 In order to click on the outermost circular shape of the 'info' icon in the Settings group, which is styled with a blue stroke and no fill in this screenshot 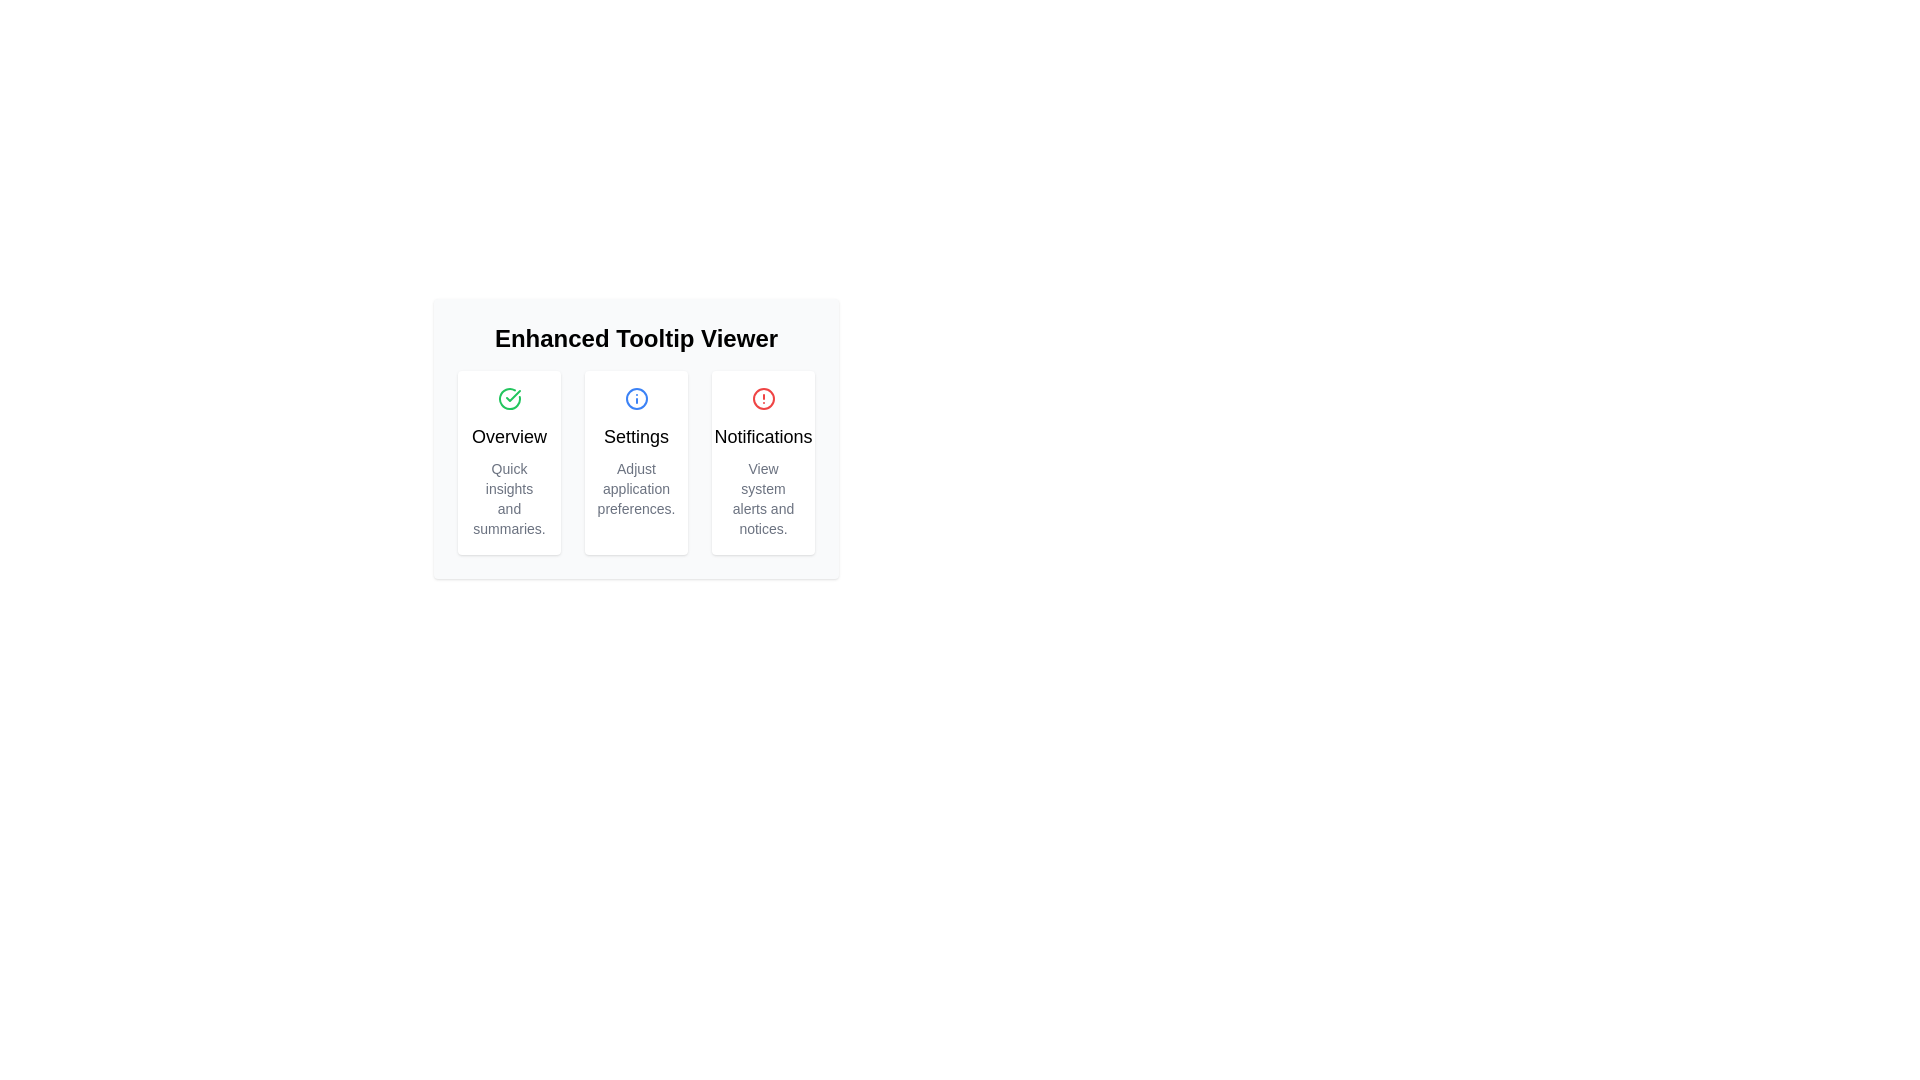, I will do `click(635, 398)`.